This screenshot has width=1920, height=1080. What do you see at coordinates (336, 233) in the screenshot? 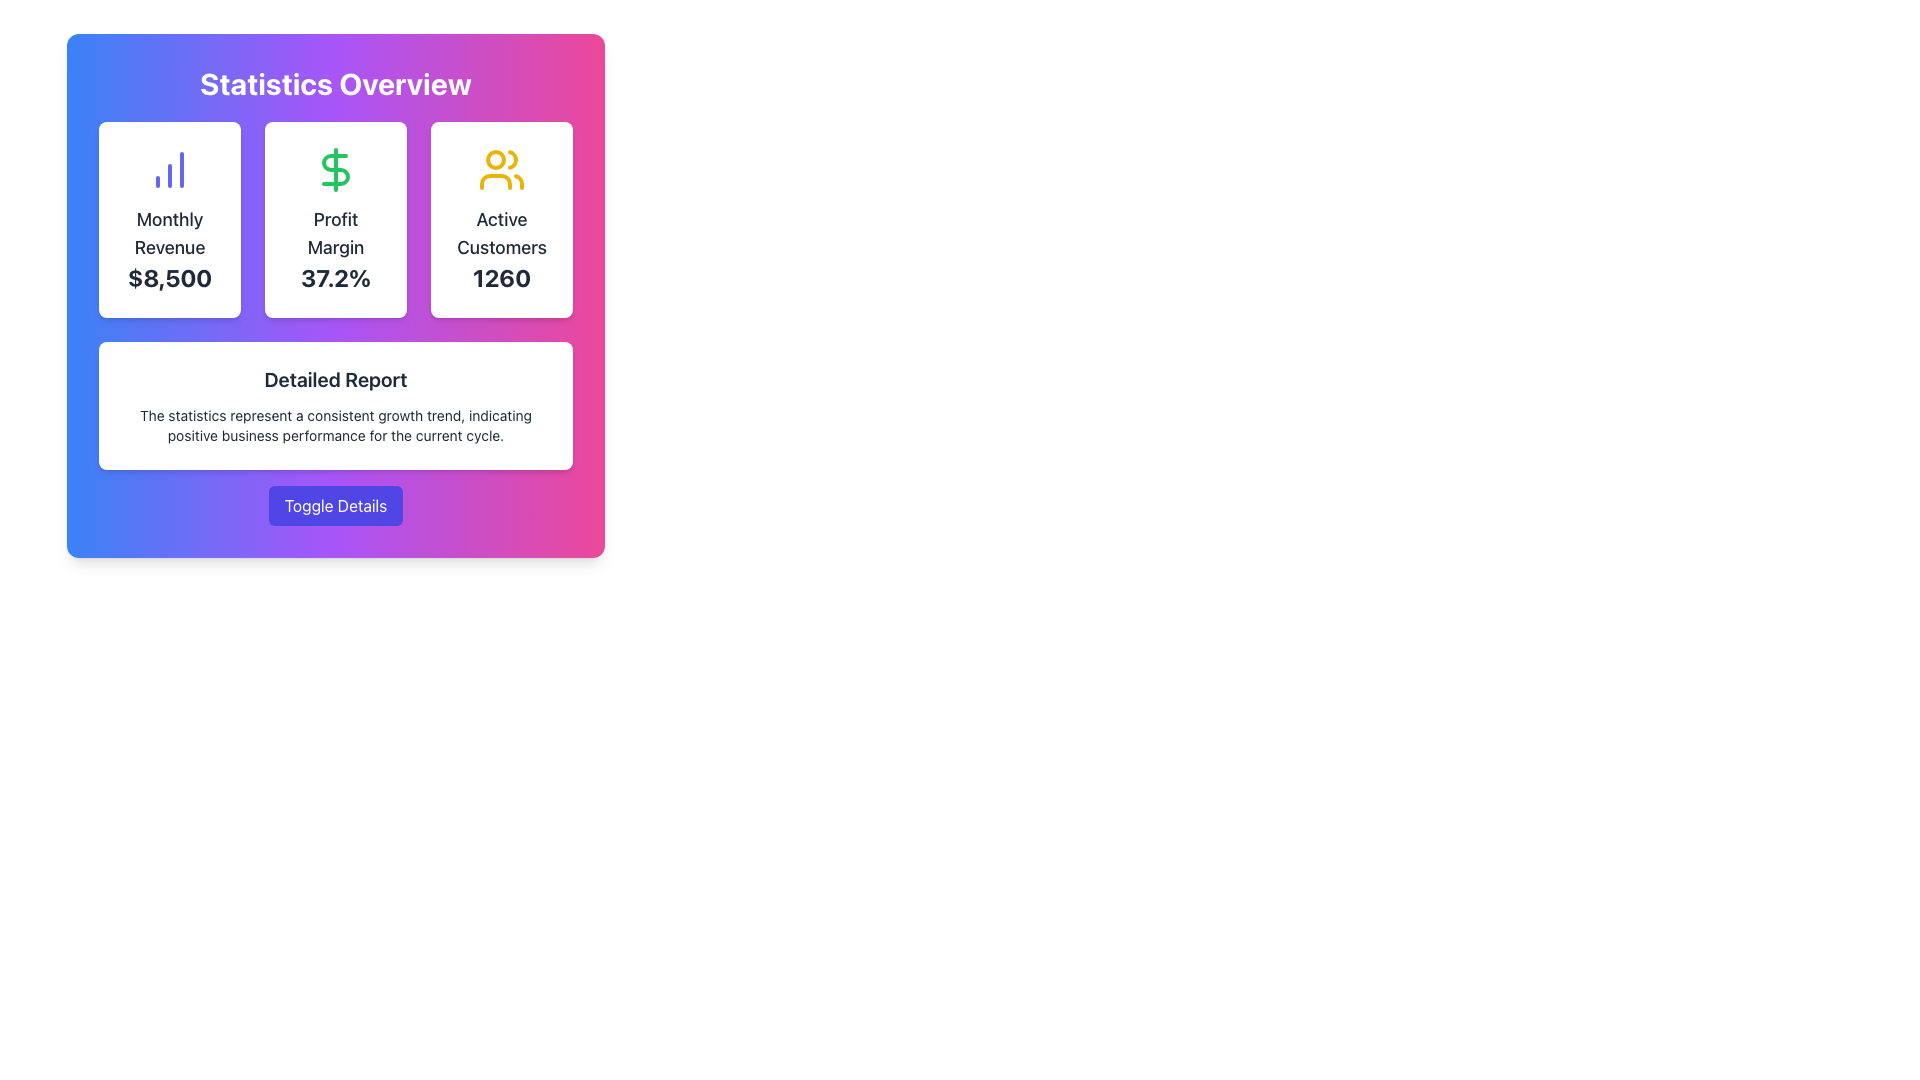
I see `the Text Label that indicates the profit margin metric in the central card of the 'Statistics Overview' section, located below the dollar sign icon` at bounding box center [336, 233].